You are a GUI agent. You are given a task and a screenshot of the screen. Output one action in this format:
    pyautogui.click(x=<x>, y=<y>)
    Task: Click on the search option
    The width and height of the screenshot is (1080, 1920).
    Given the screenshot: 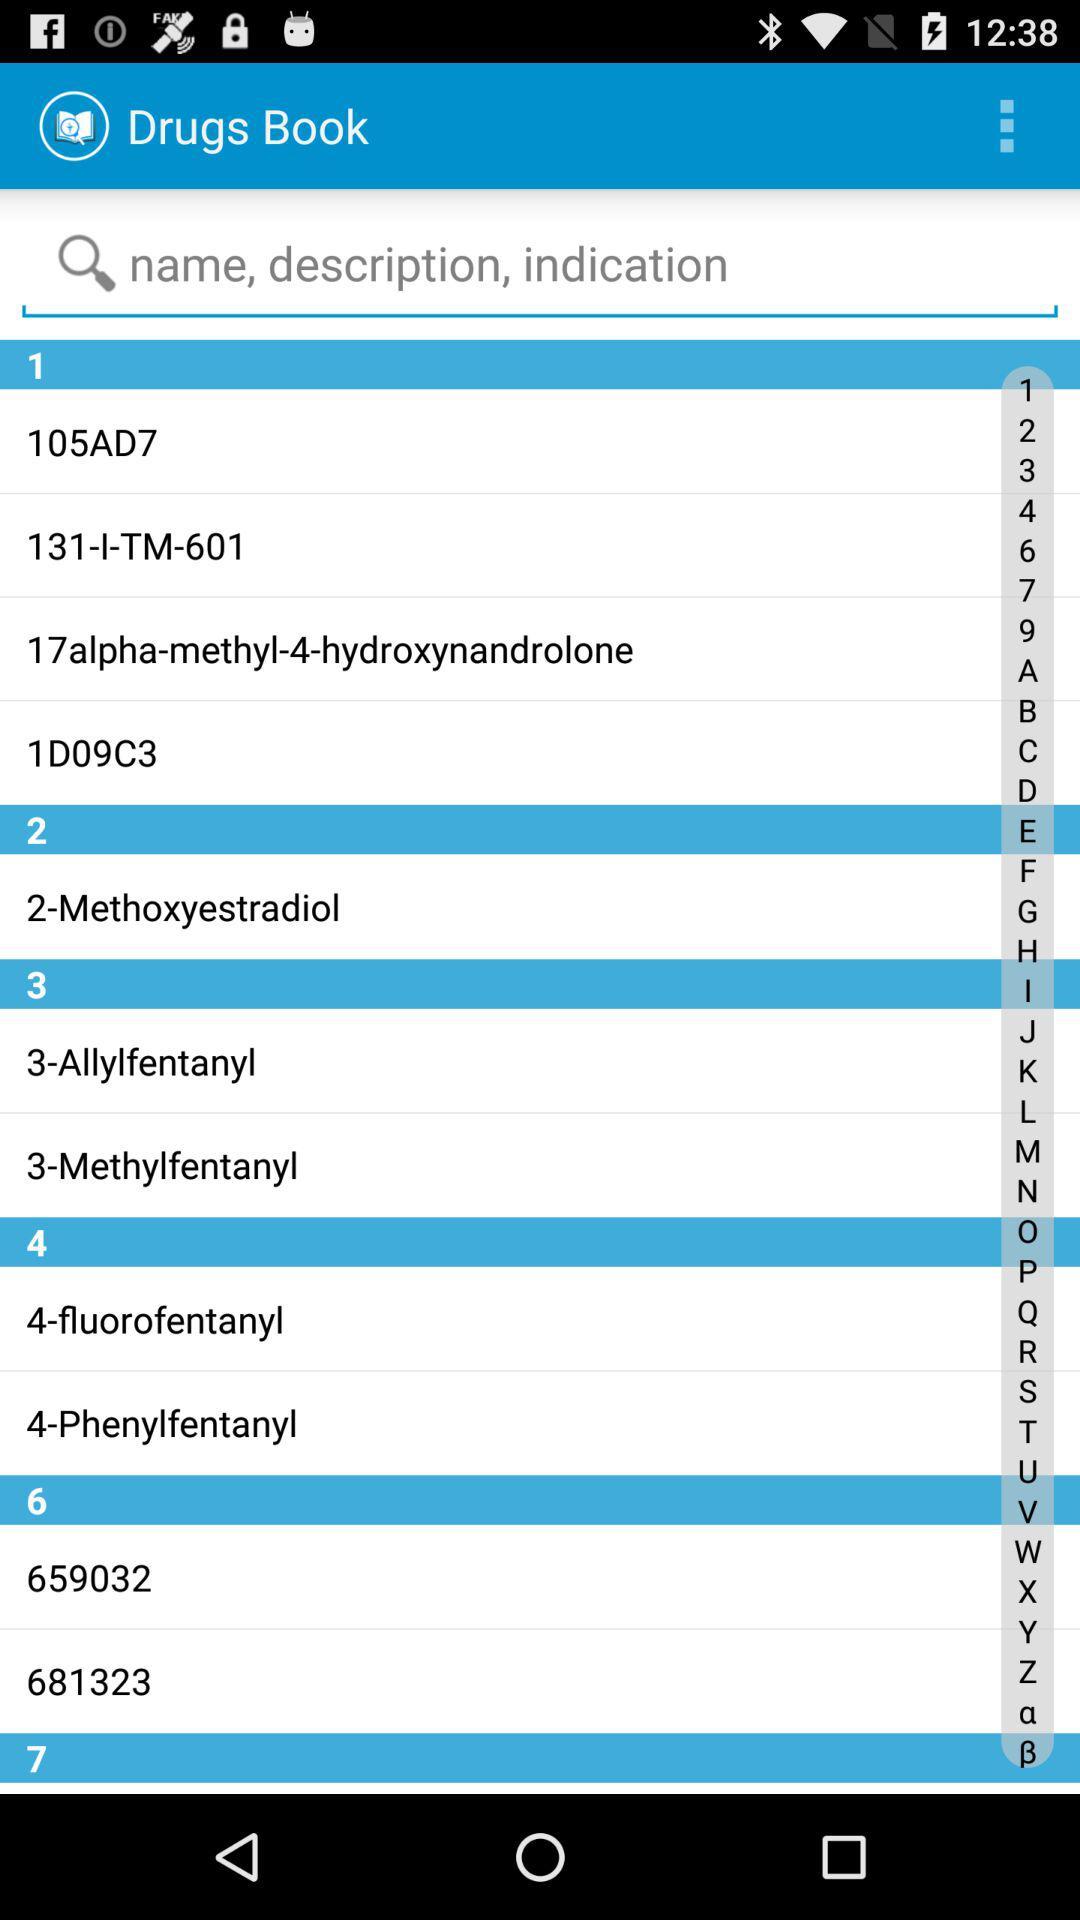 What is the action you would take?
    pyautogui.click(x=540, y=263)
    